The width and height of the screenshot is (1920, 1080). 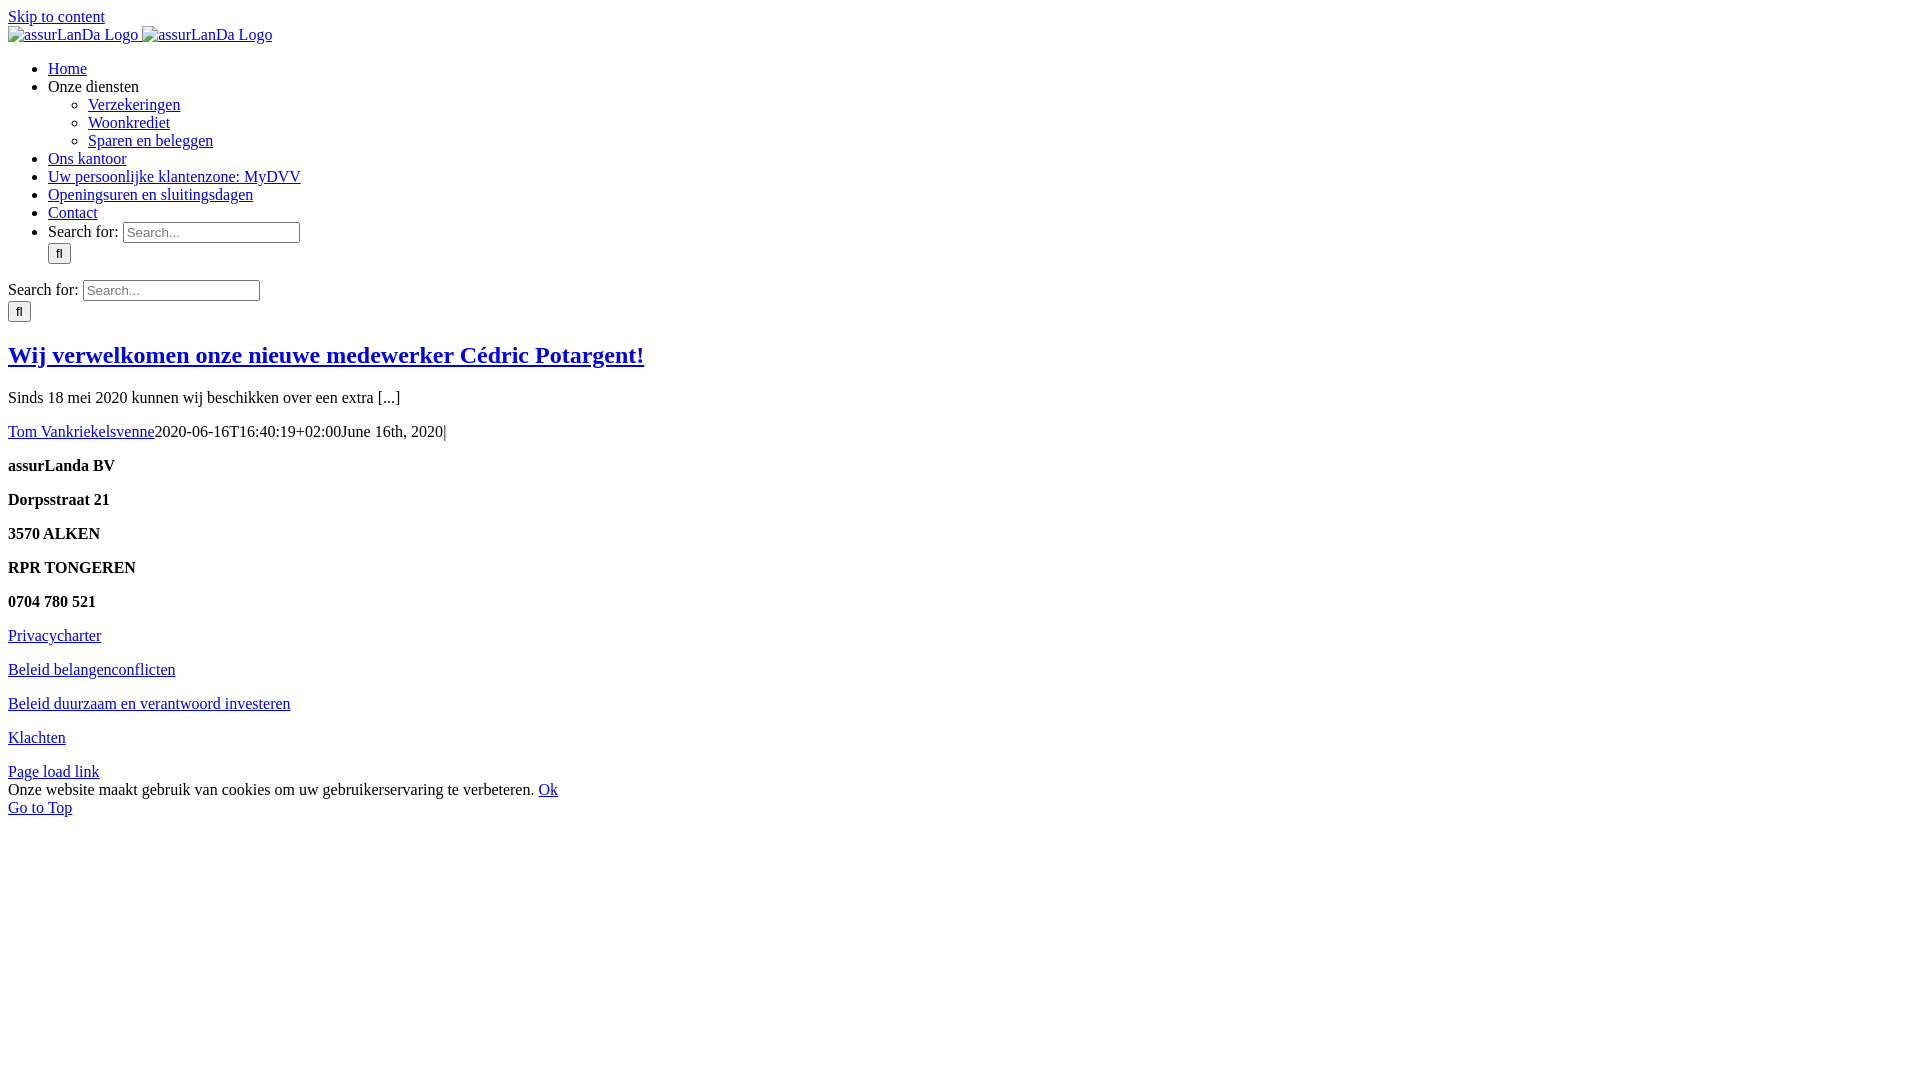 I want to click on 'Ons kantoor', so click(x=86, y=157).